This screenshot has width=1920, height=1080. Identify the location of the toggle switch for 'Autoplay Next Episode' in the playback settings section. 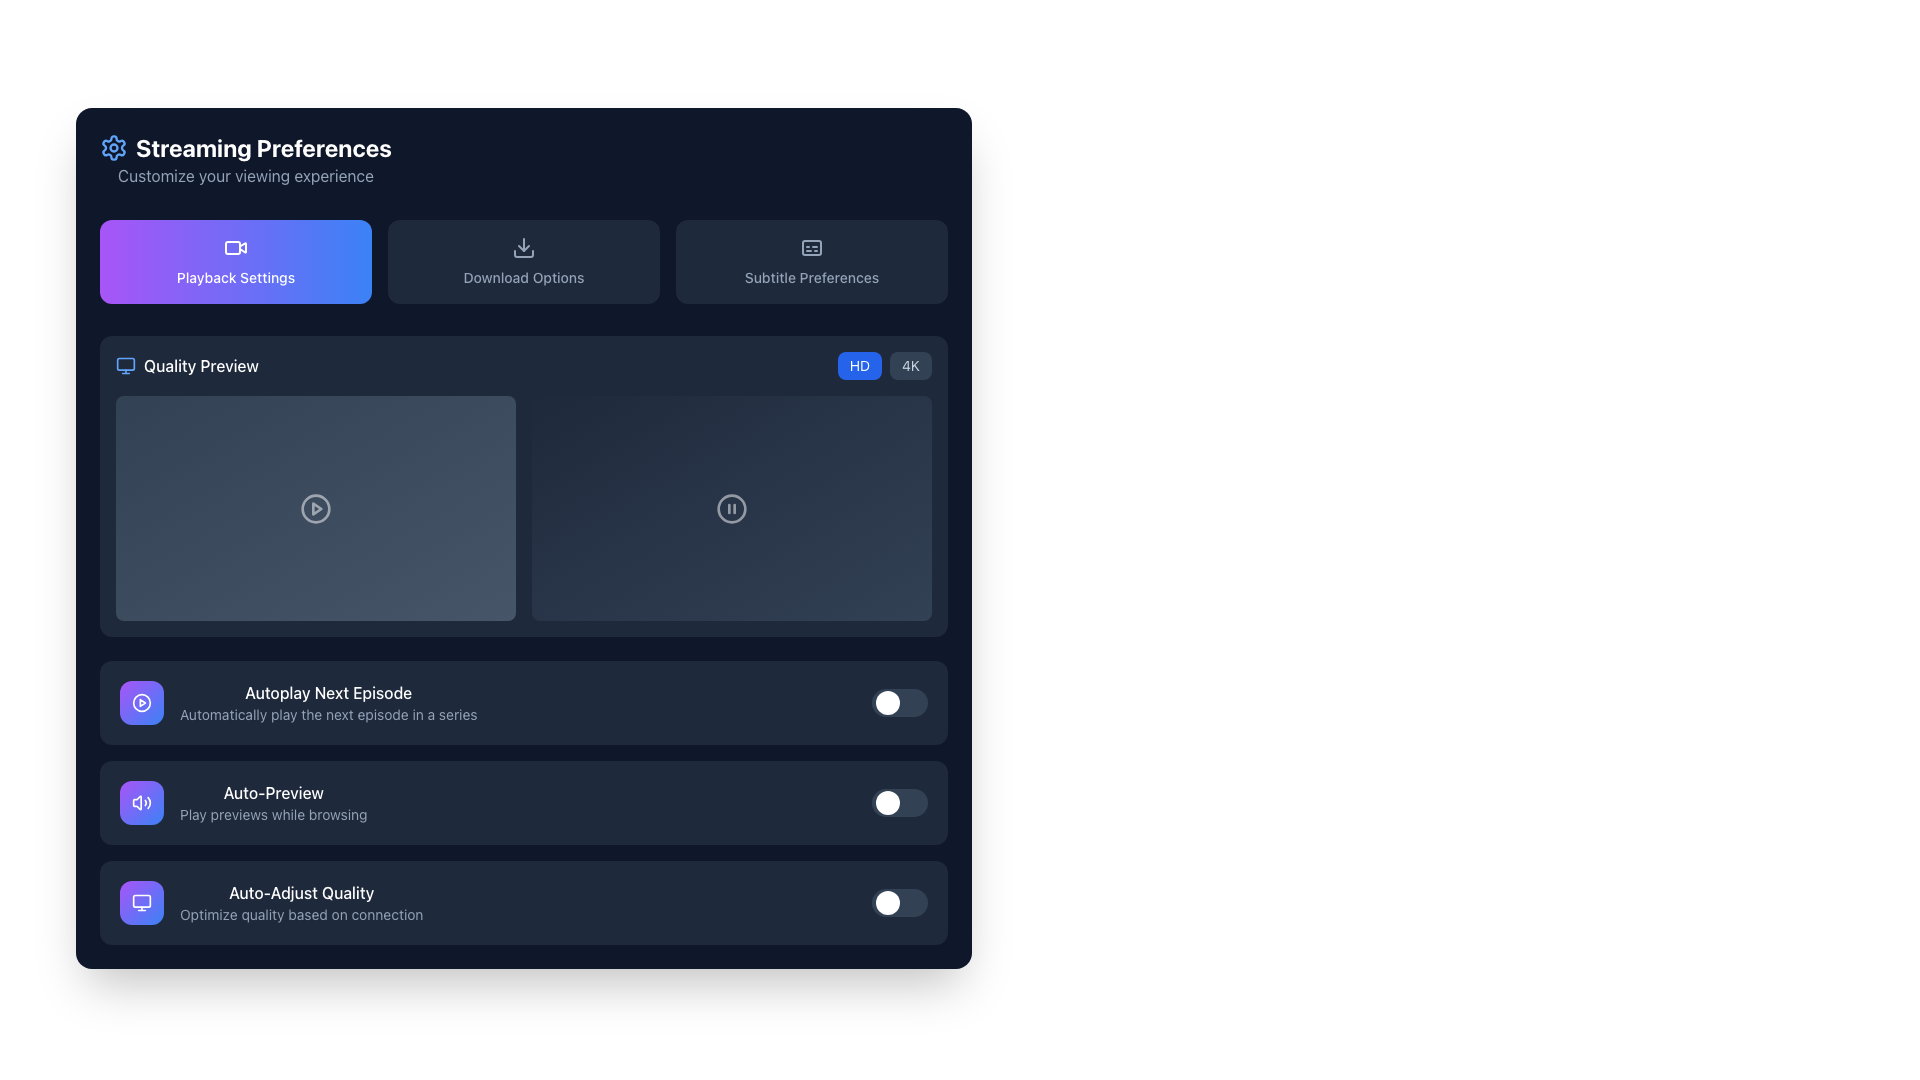
(899, 701).